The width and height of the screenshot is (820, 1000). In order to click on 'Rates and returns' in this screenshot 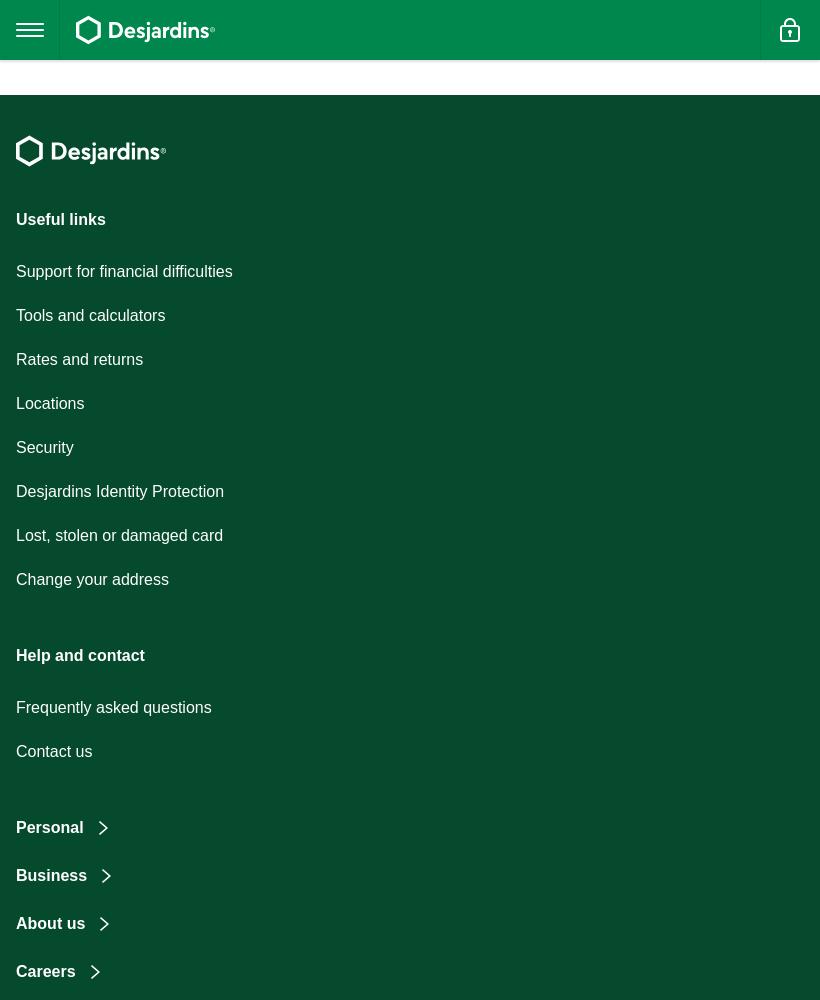, I will do `click(79, 358)`.